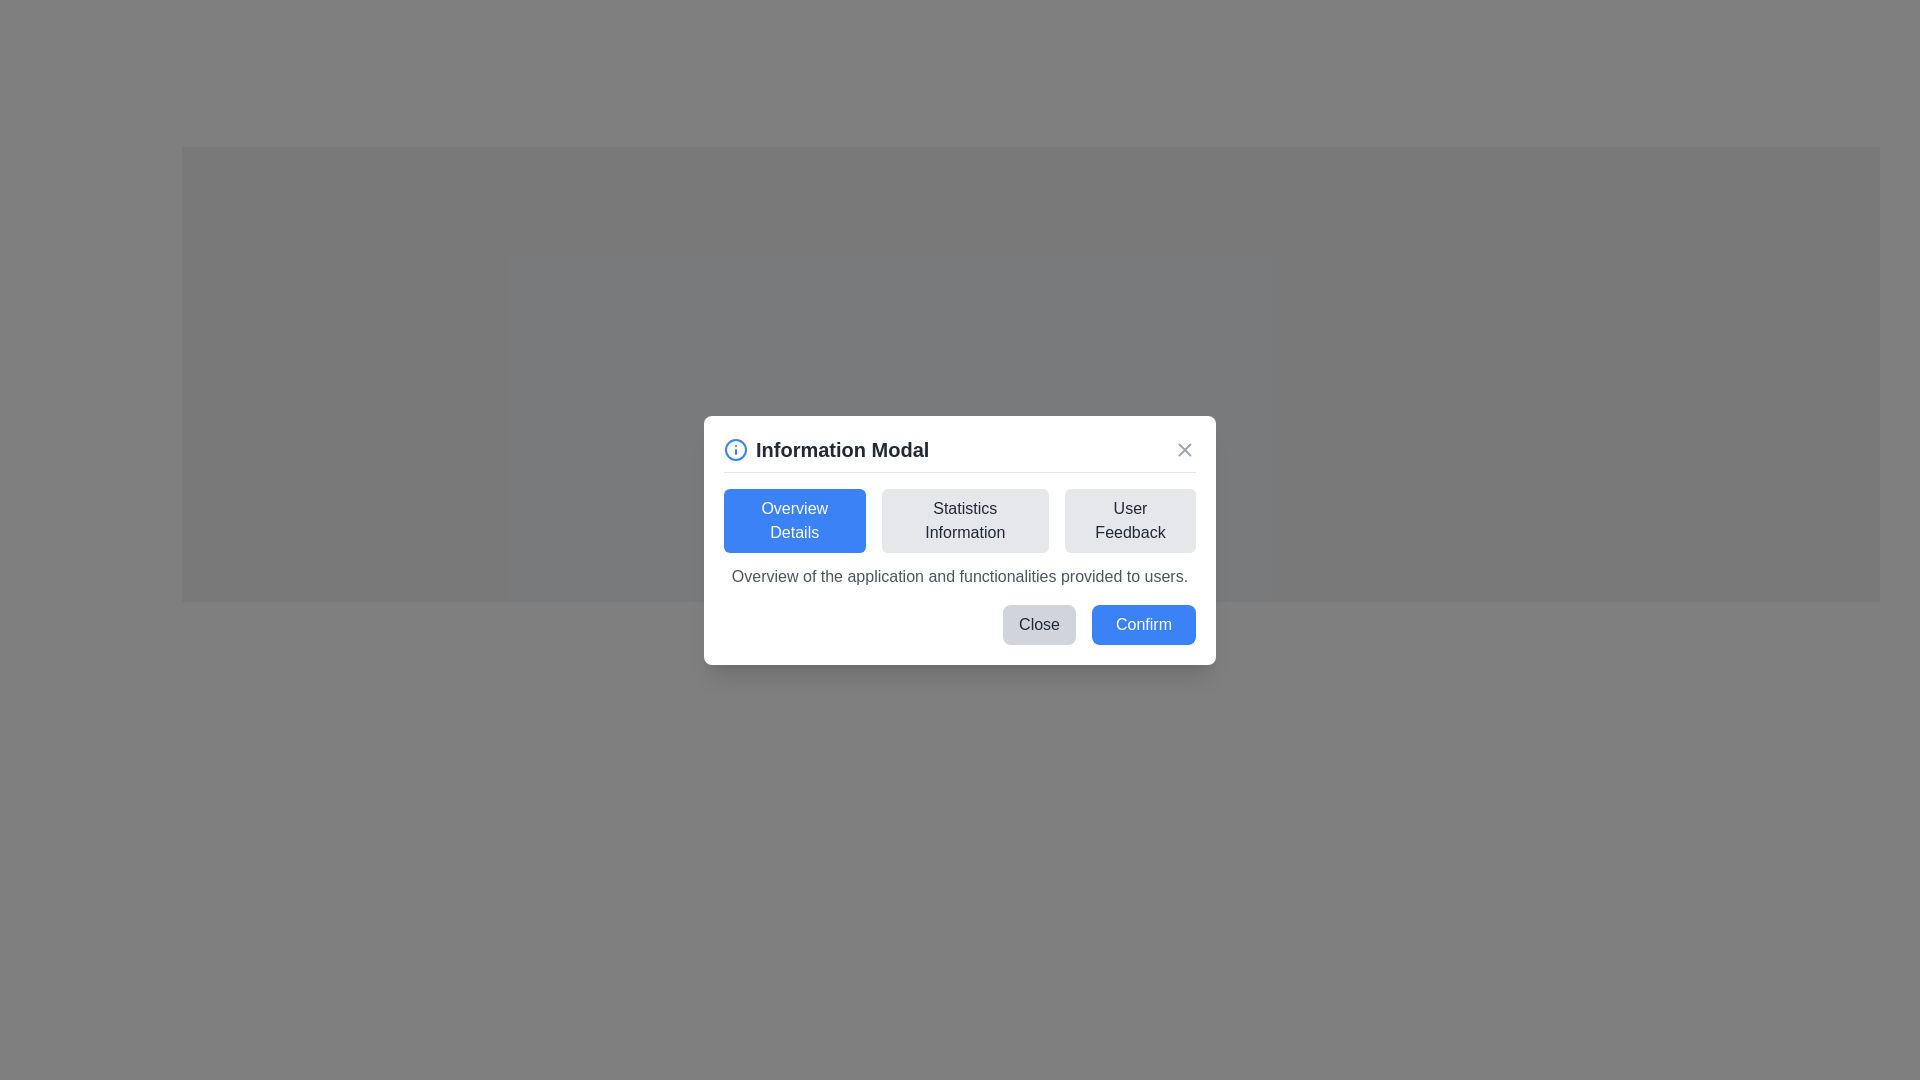 The image size is (1920, 1080). What do you see at coordinates (965, 519) in the screenshot?
I see `the button labeled 'Statistics Information', which is the second button in a group of three buttons` at bounding box center [965, 519].